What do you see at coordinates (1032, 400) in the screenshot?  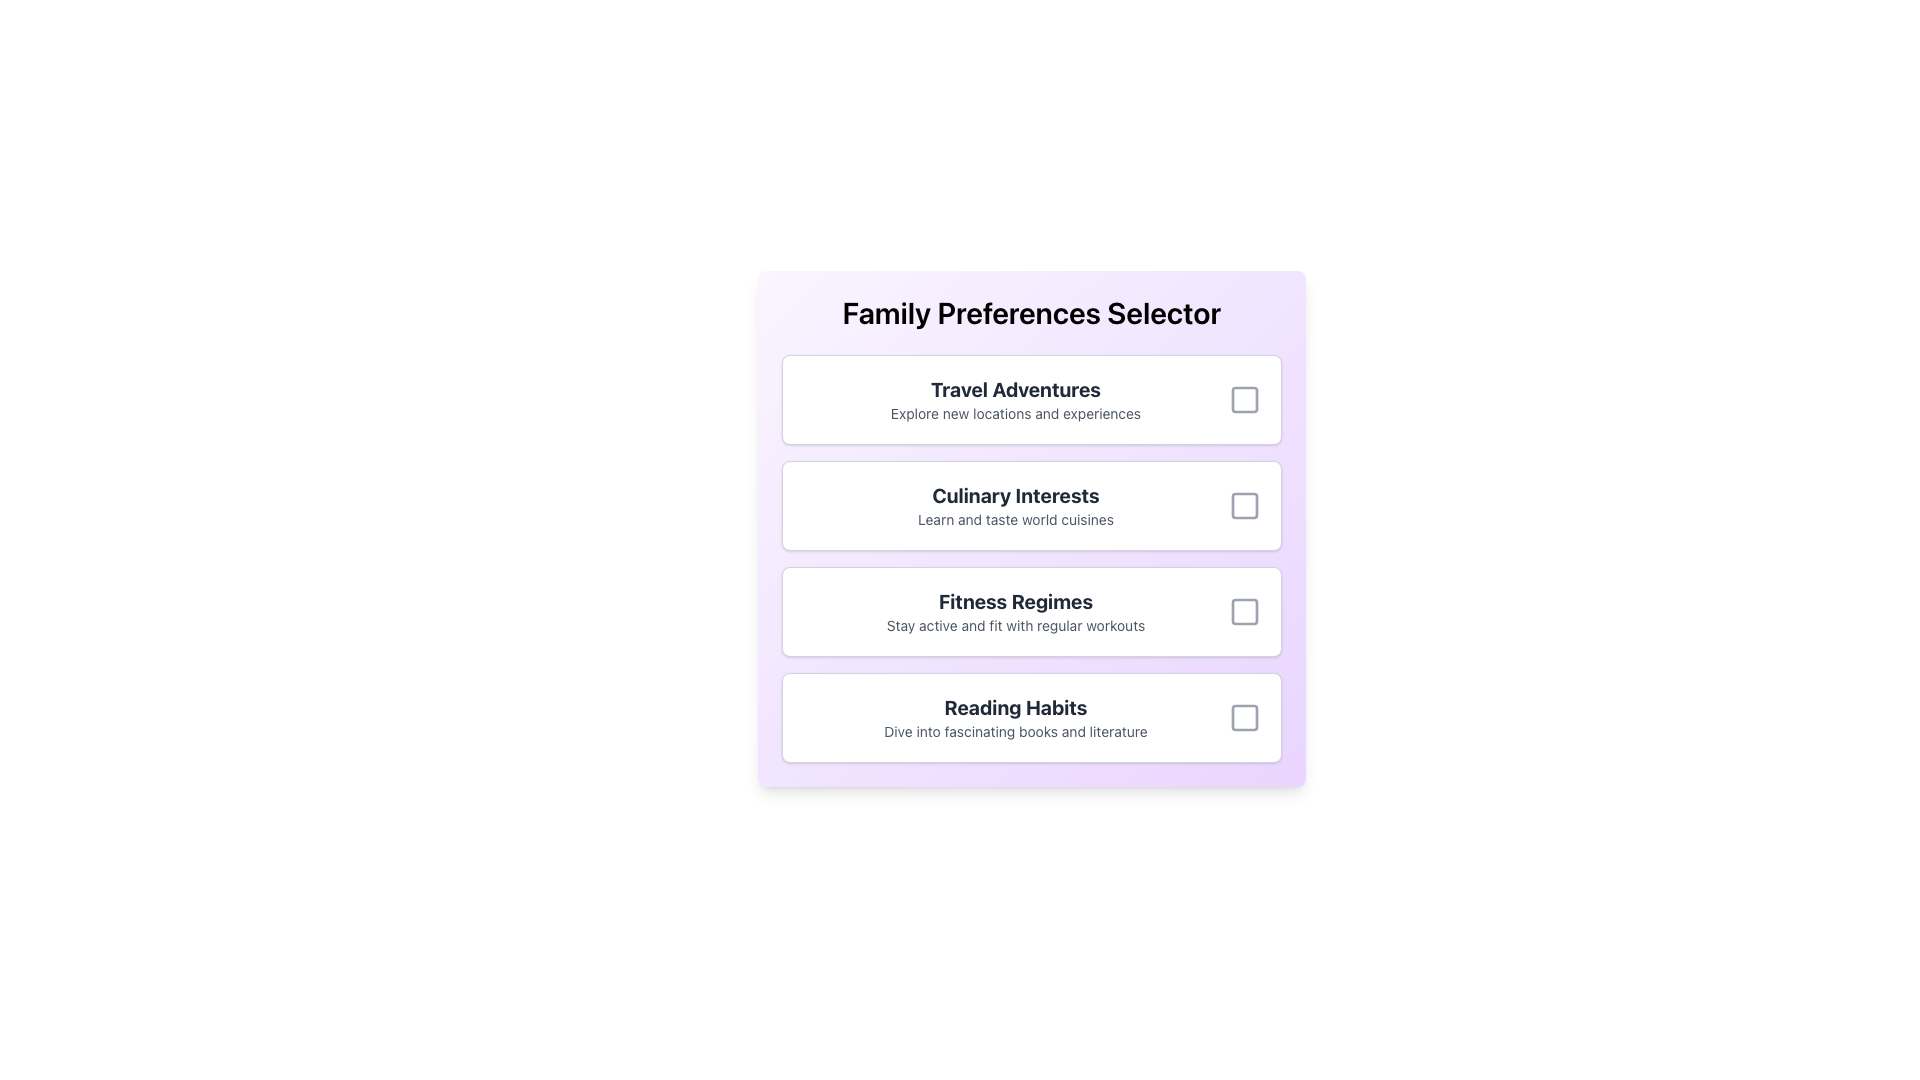 I see `the selectable card titled 'Travel Adventures' with a checkbox in the 'Family Preferences Selector' interface` at bounding box center [1032, 400].